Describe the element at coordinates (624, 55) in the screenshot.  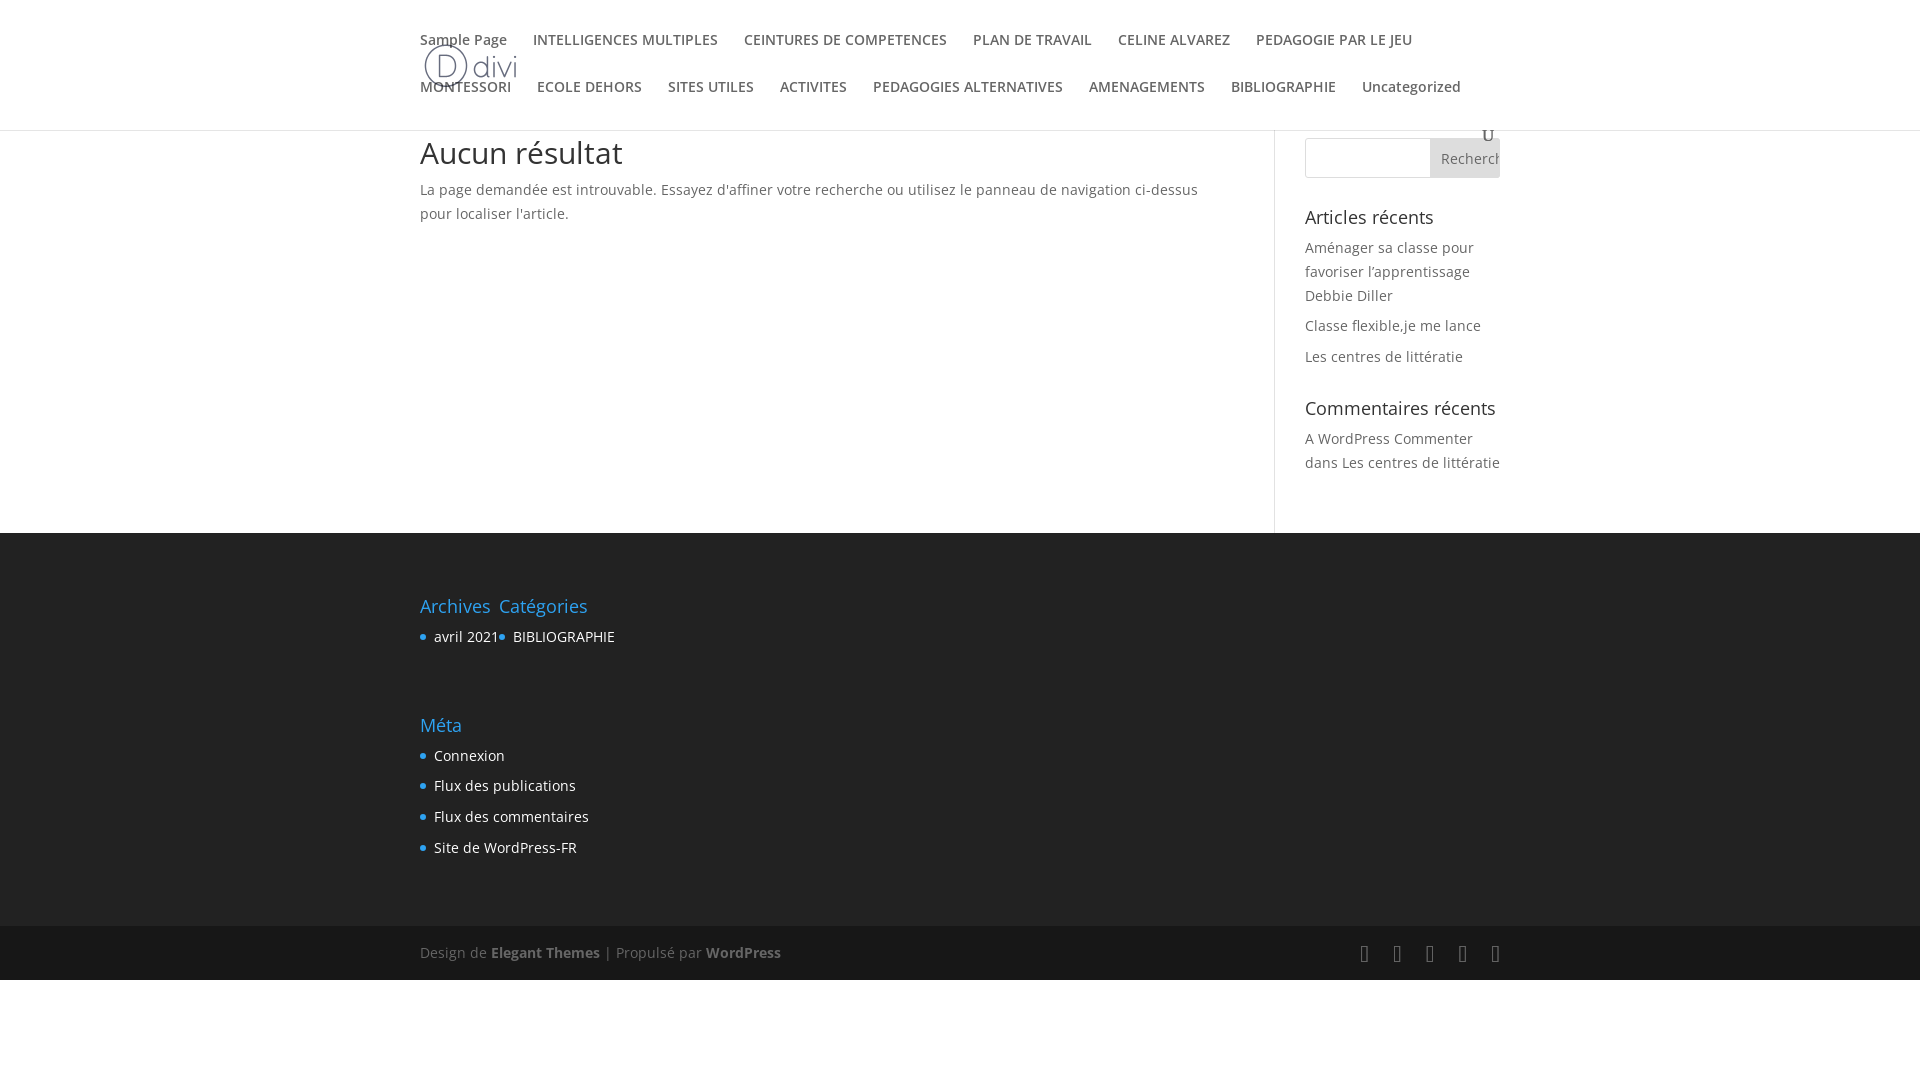
I see `'INTELLIGENCES MULTIPLES'` at that location.